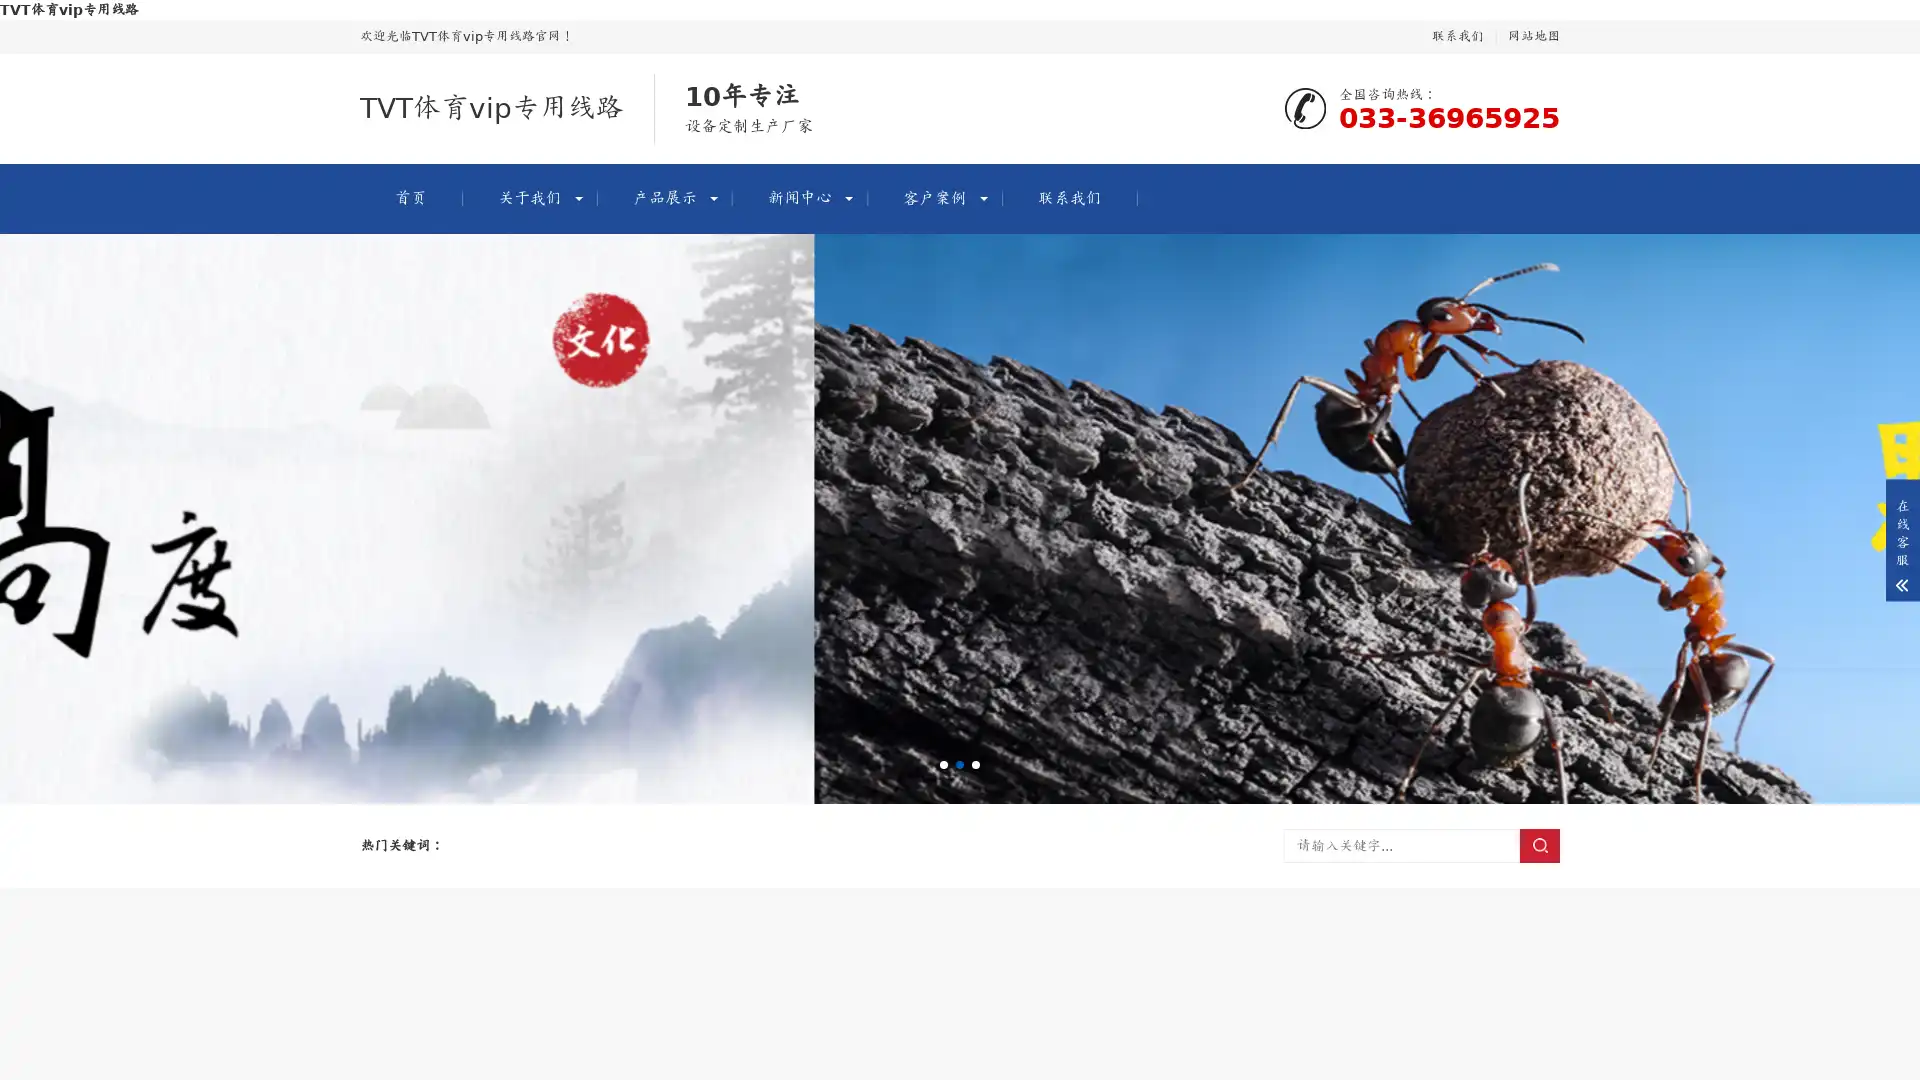  What do you see at coordinates (943, 764) in the screenshot?
I see `Go to slide 1` at bounding box center [943, 764].